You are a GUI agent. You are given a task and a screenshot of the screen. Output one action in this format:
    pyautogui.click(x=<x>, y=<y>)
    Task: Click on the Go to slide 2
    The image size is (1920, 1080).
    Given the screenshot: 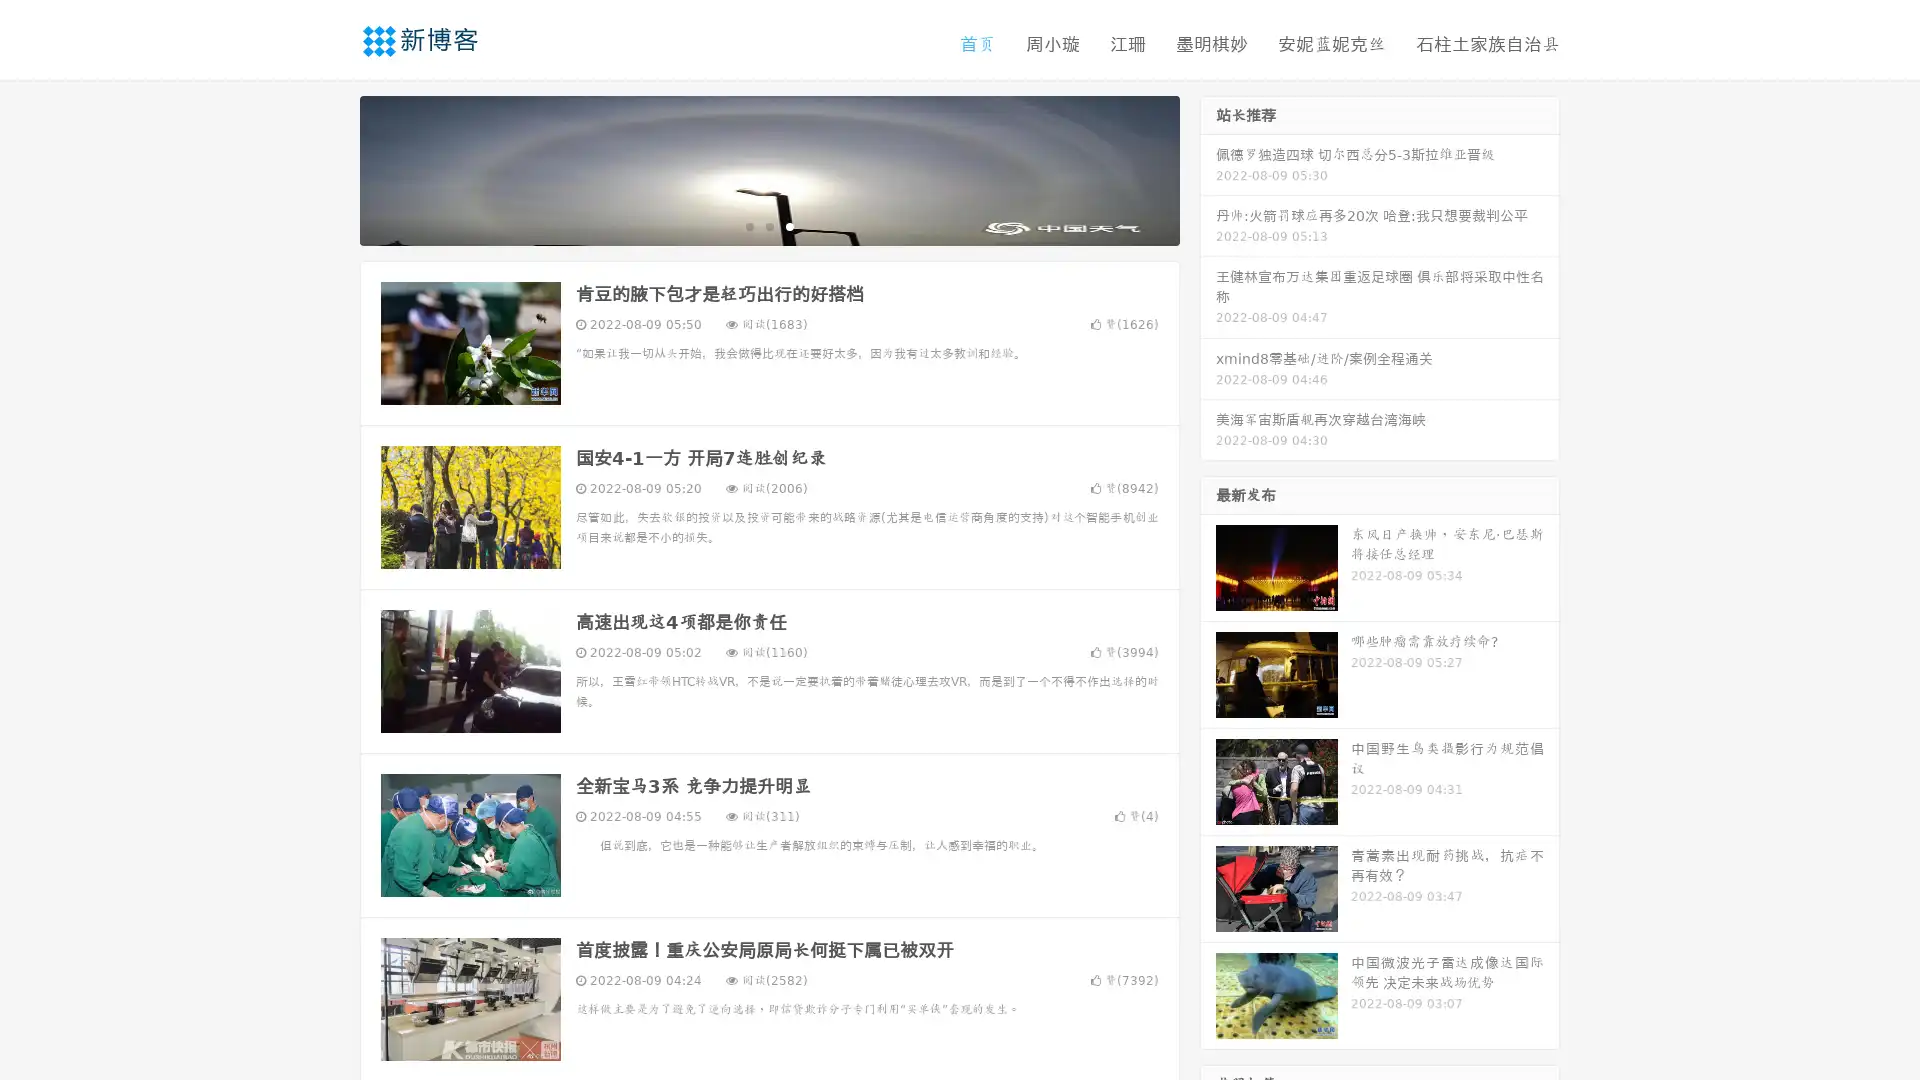 What is the action you would take?
    pyautogui.click(x=768, y=225)
    